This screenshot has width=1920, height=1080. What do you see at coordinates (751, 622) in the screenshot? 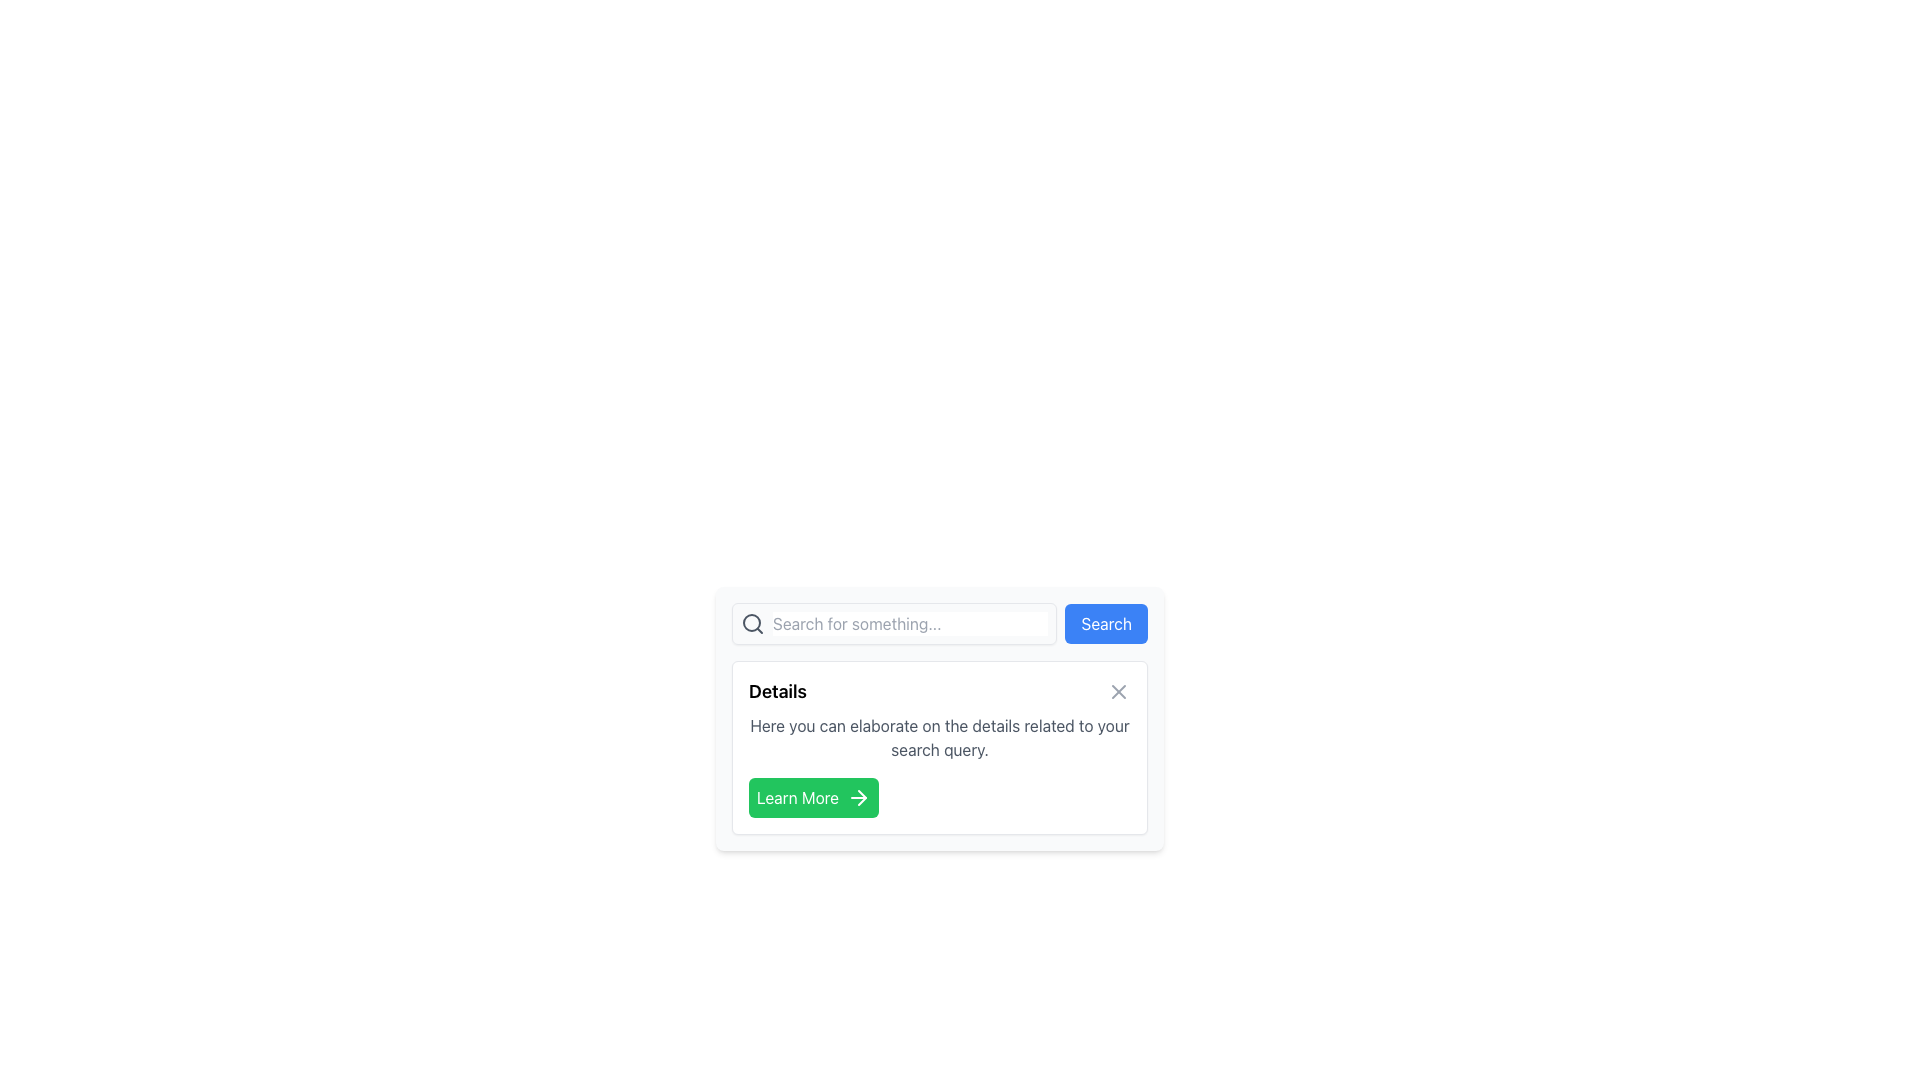
I see `the magnifying glass icon located to the left of the search input field to focus on the search input field` at bounding box center [751, 622].